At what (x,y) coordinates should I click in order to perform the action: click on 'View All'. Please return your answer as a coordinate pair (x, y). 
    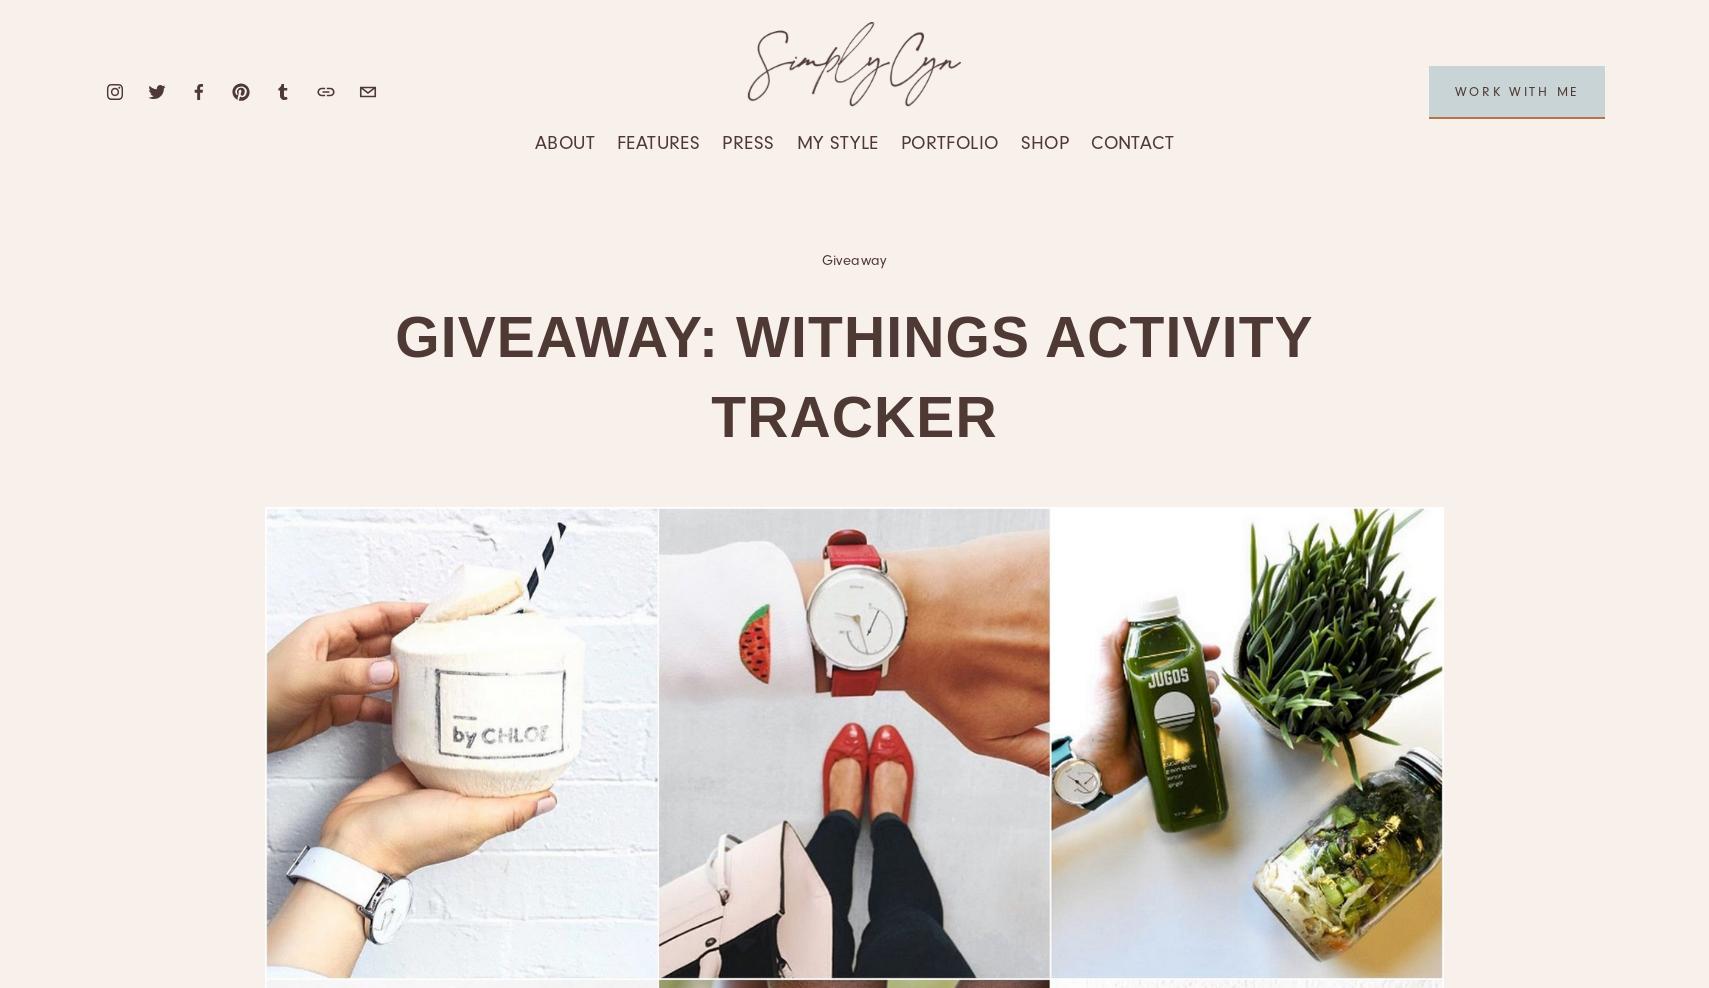
    Looking at the image, I should click on (615, 301).